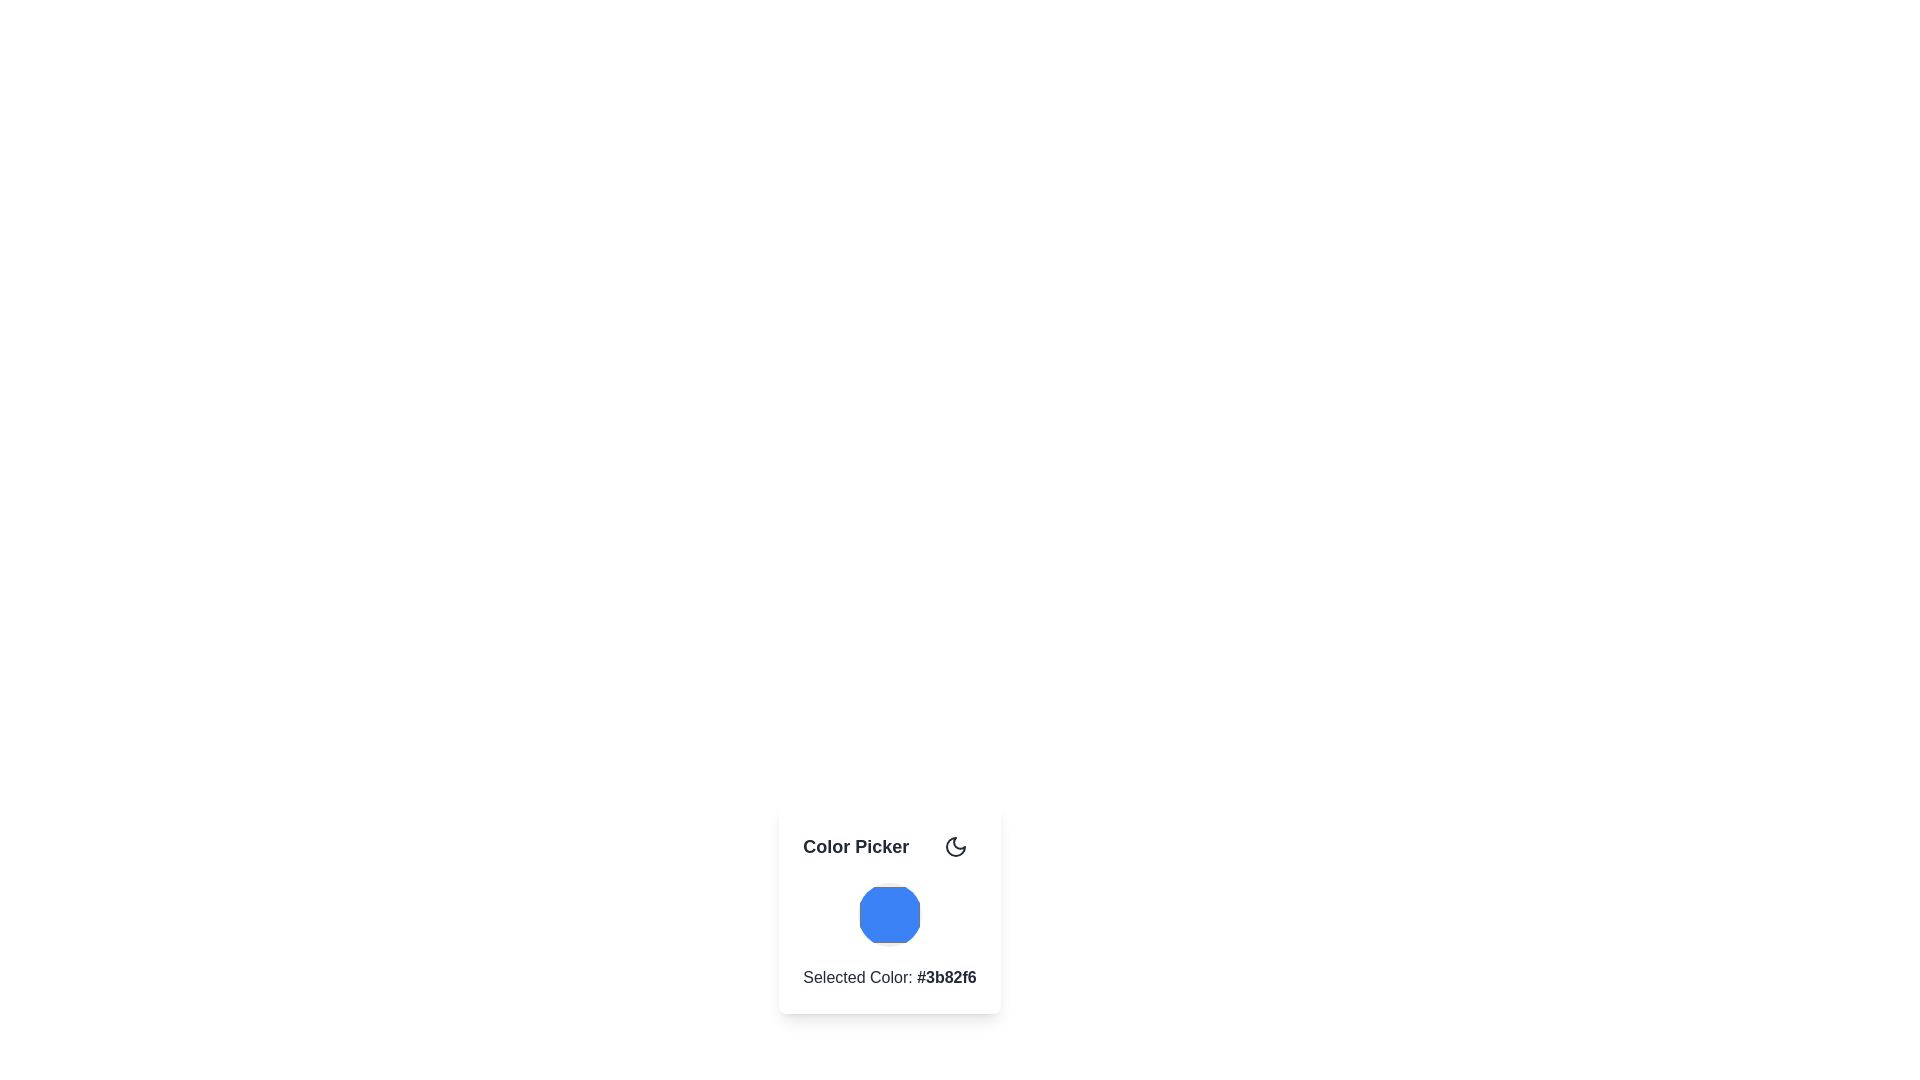  What do you see at coordinates (888, 907) in the screenshot?
I see `displayed selected color from the Color Picker card component, which shows 'Selected Color: #3b82f6' at the bottom of the card` at bounding box center [888, 907].